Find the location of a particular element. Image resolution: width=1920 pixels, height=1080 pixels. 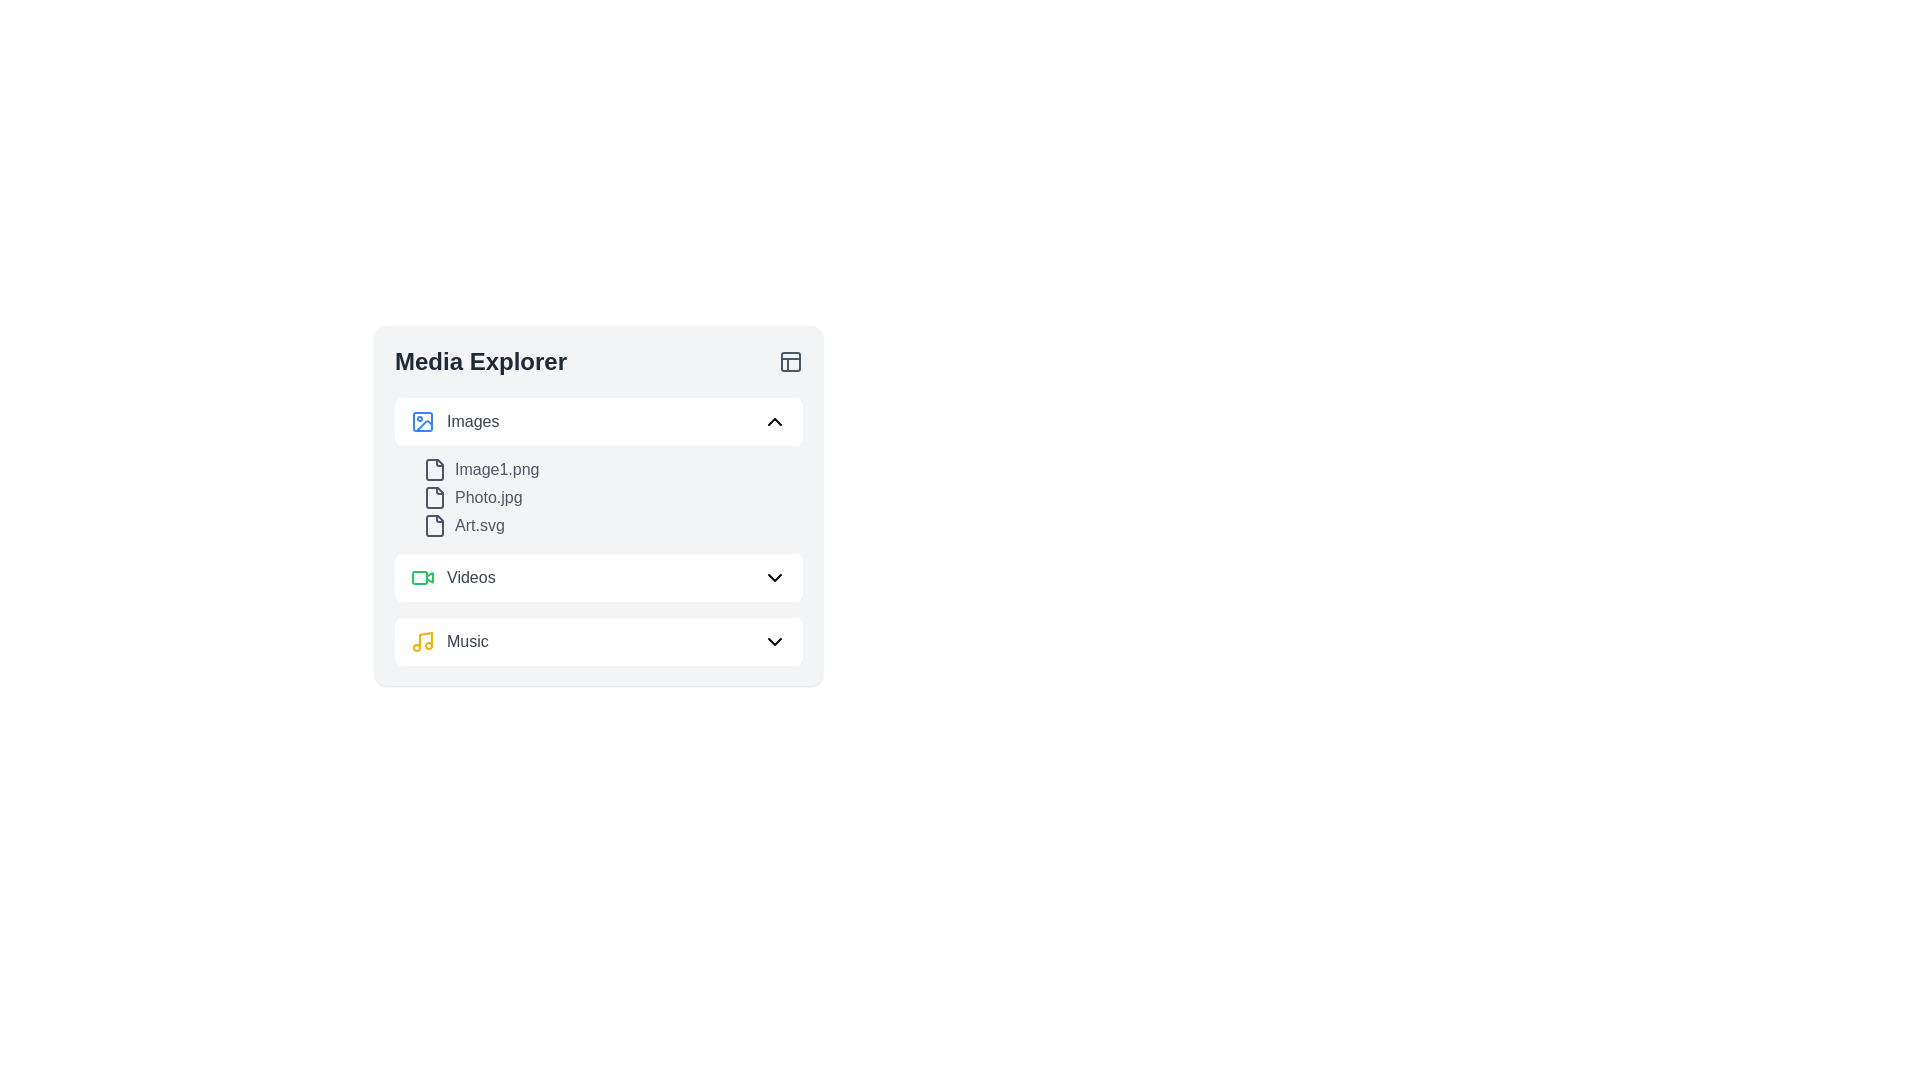

to select the file list item representing 'Image1.png' located in the 'Media Explorer' section under the 'Images' category is located at coordinates (612, 470).